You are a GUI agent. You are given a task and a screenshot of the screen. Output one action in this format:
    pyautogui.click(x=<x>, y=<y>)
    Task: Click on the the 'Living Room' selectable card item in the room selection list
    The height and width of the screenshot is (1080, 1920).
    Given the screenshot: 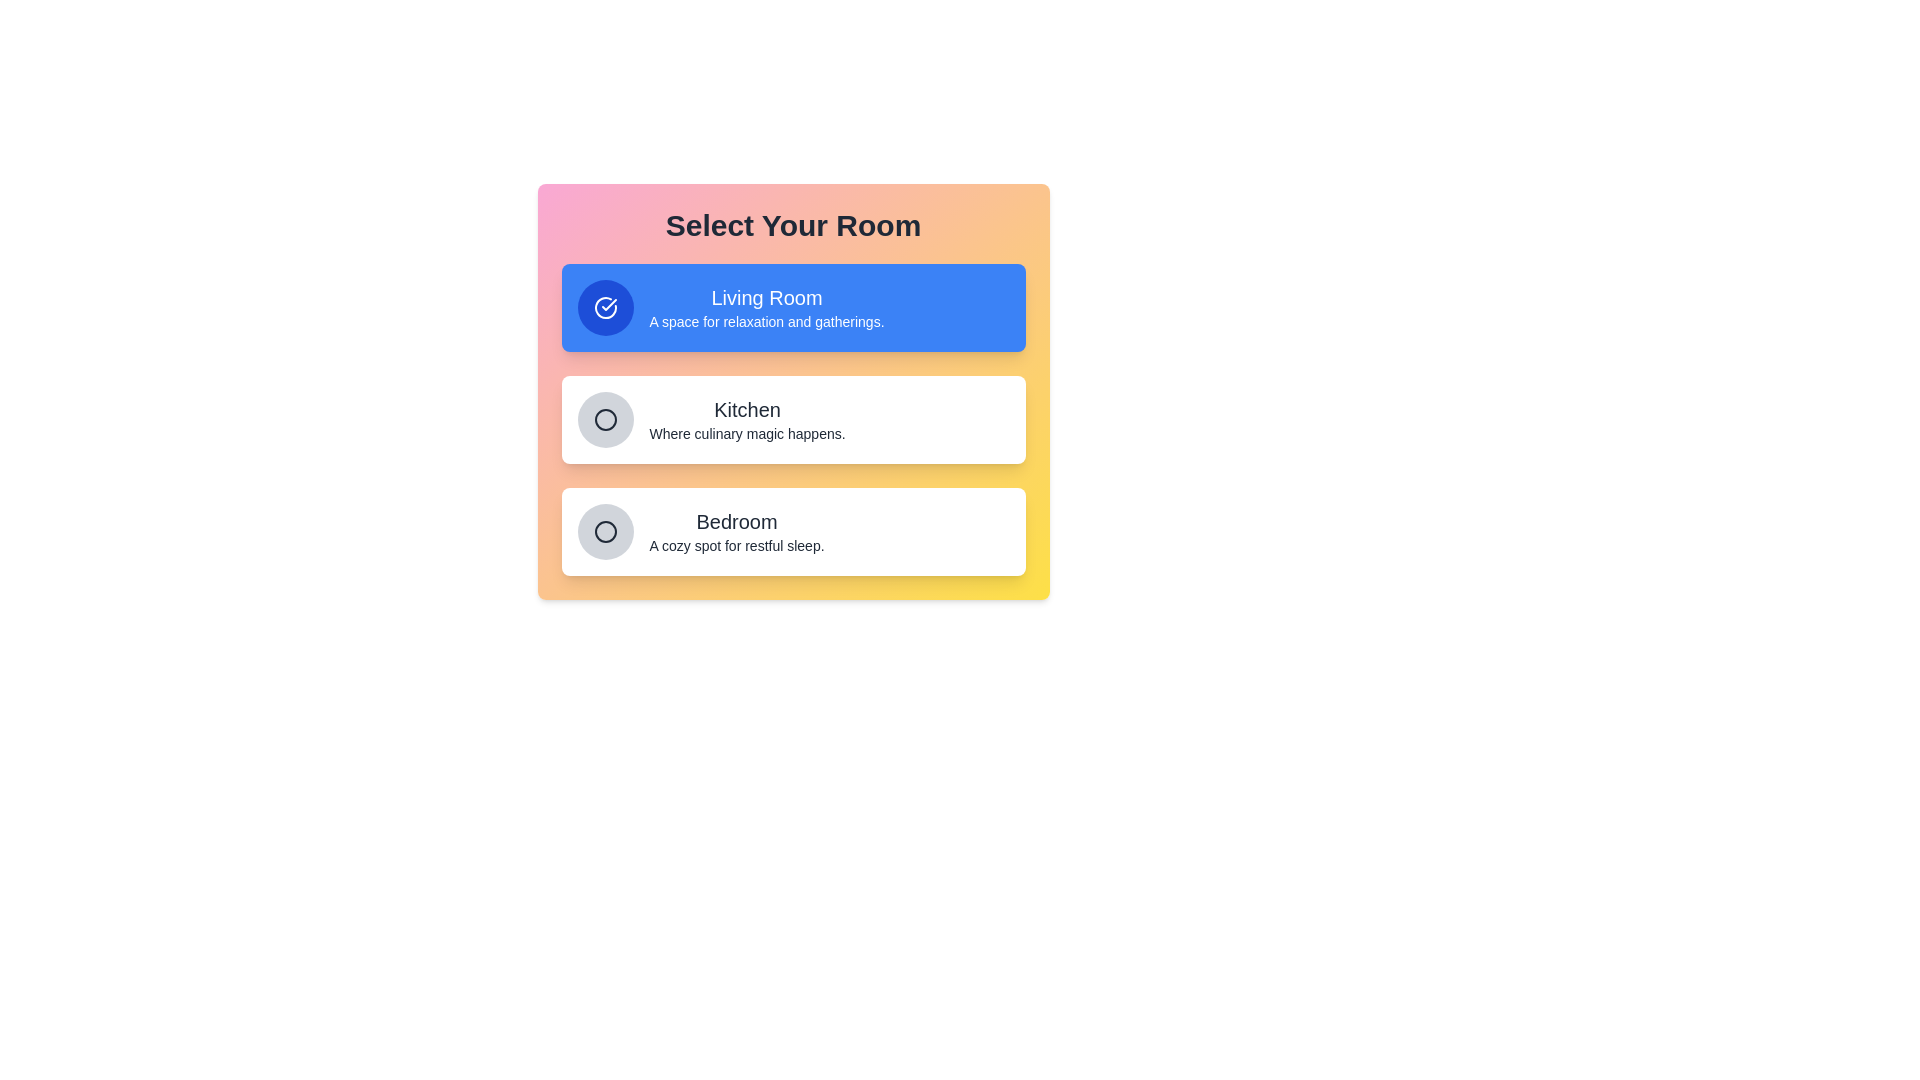 What is the action you would take?
    pyautogui.click(x=792, y=308)
    